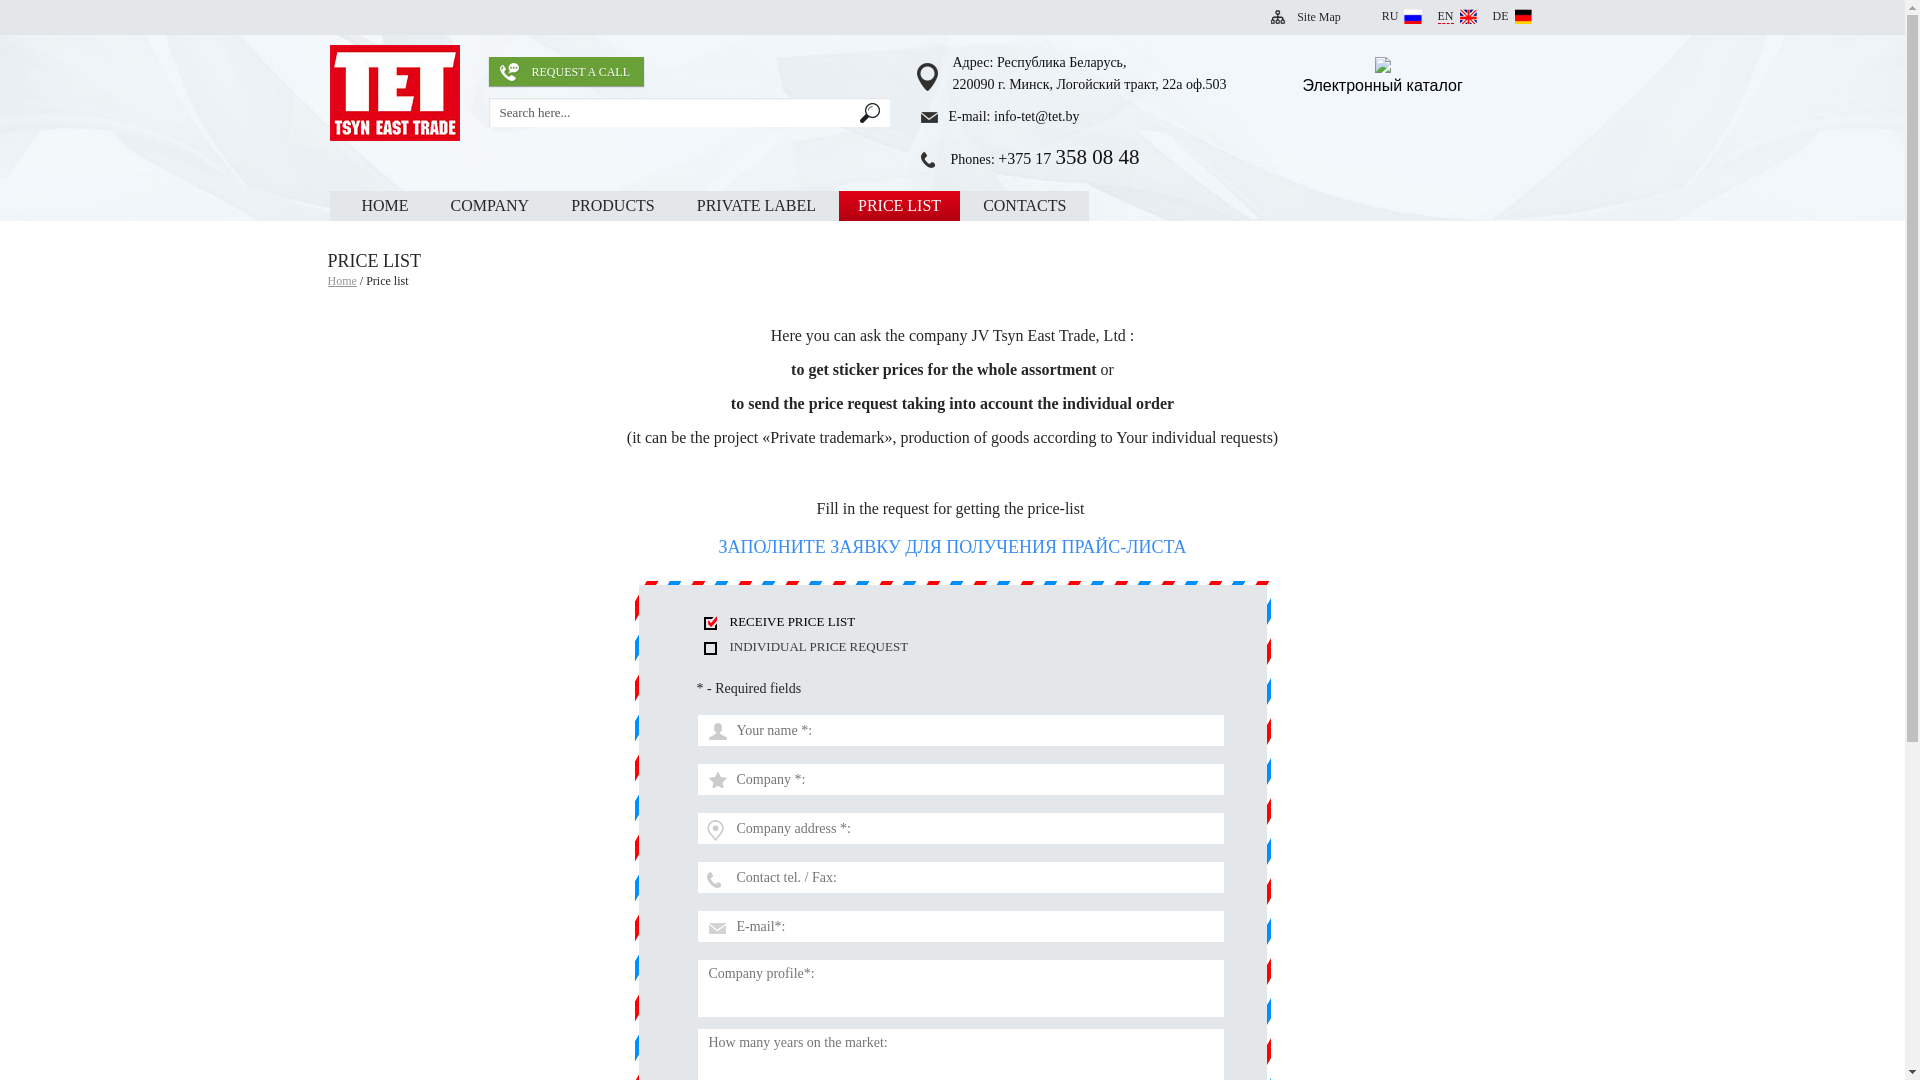  Describe the element at coordinates (1024, 205) in the screenshot. I see `'CONTACTS'` at that location.